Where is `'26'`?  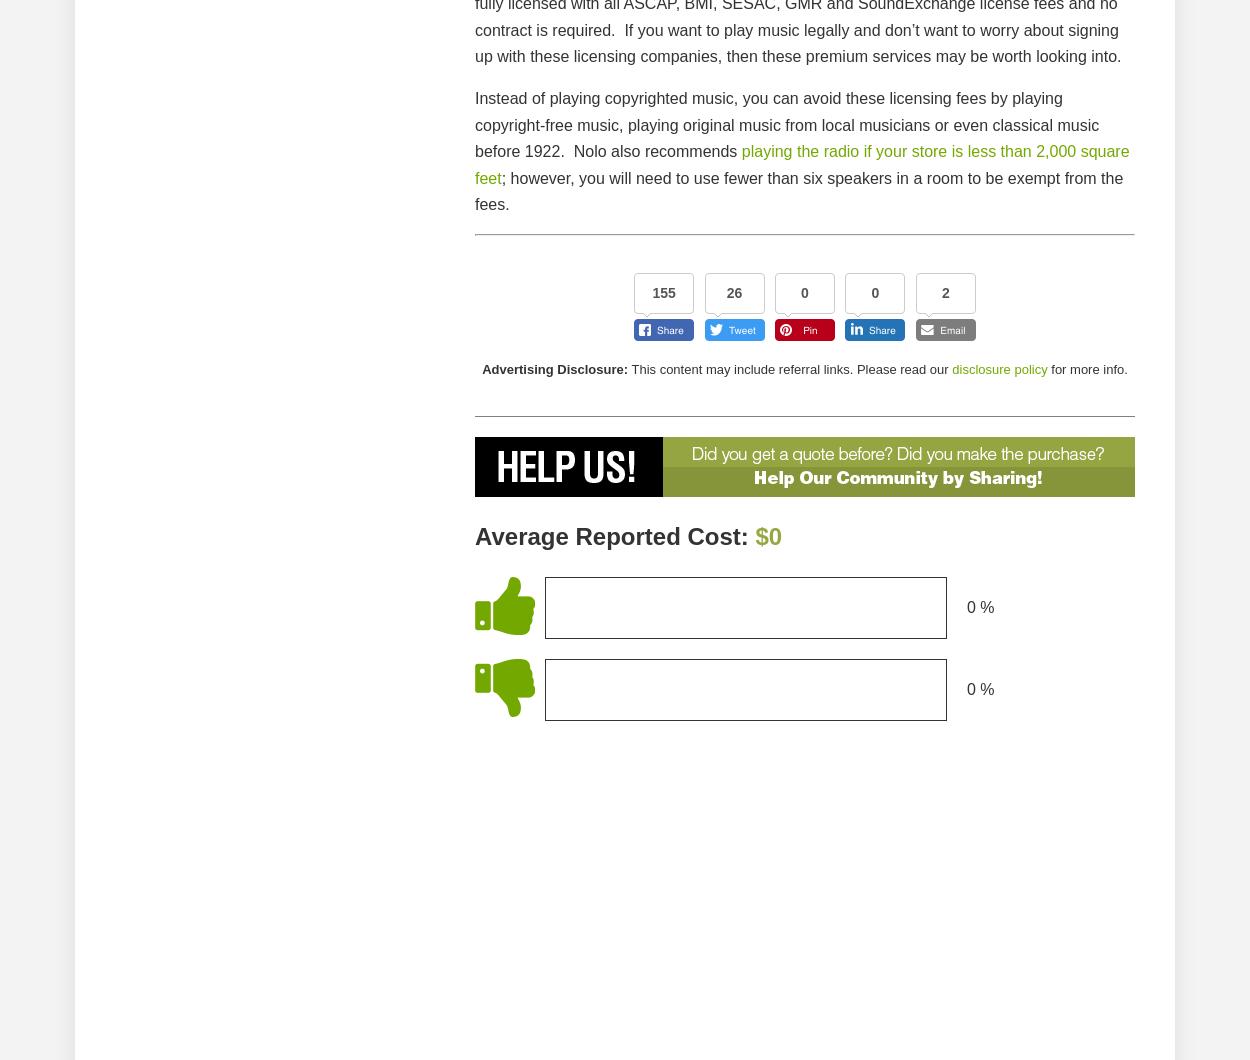 '26' is located at coordinates (733, 292).